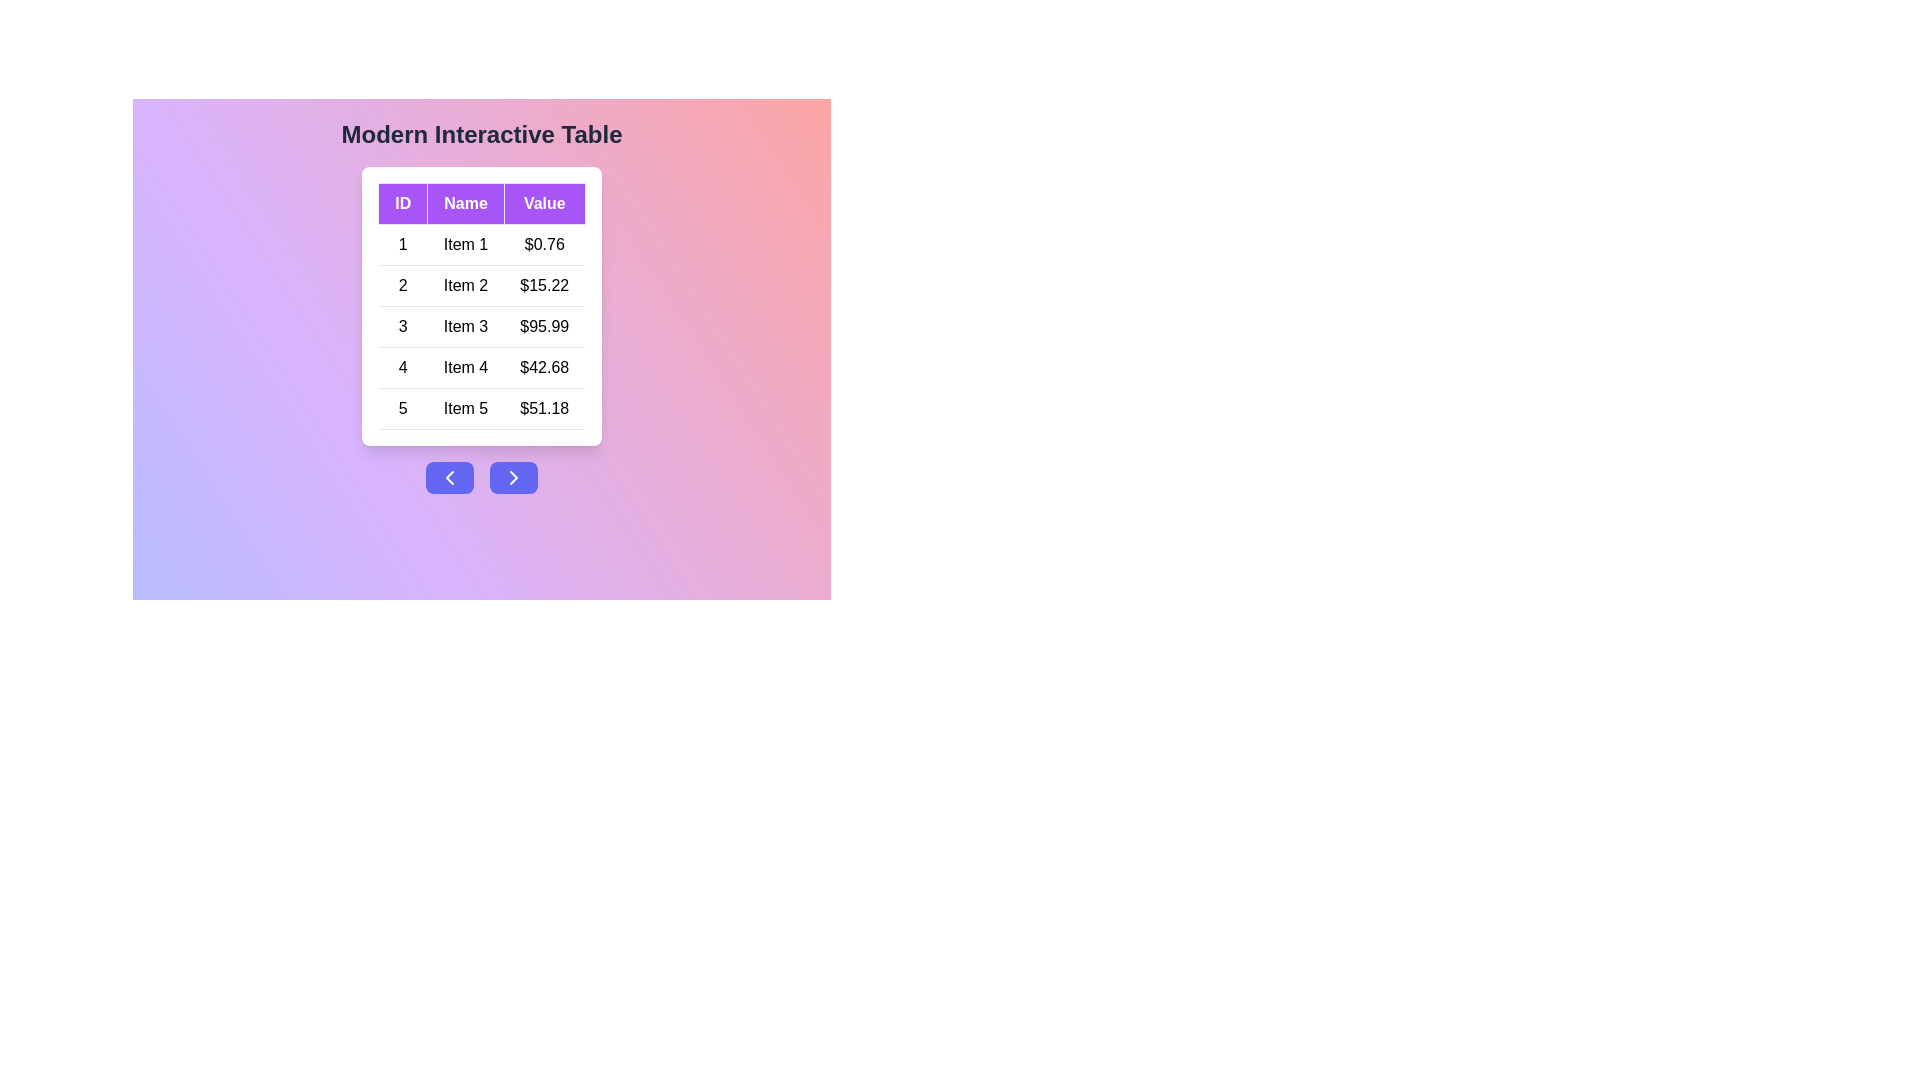 Image resolution: width=1920 pixels, height=1080 pixels. What do you see at coordinates (449, 478) in the screenshot?
I see `the navigation button to move to the previous page` at bounding box center [449, 478].